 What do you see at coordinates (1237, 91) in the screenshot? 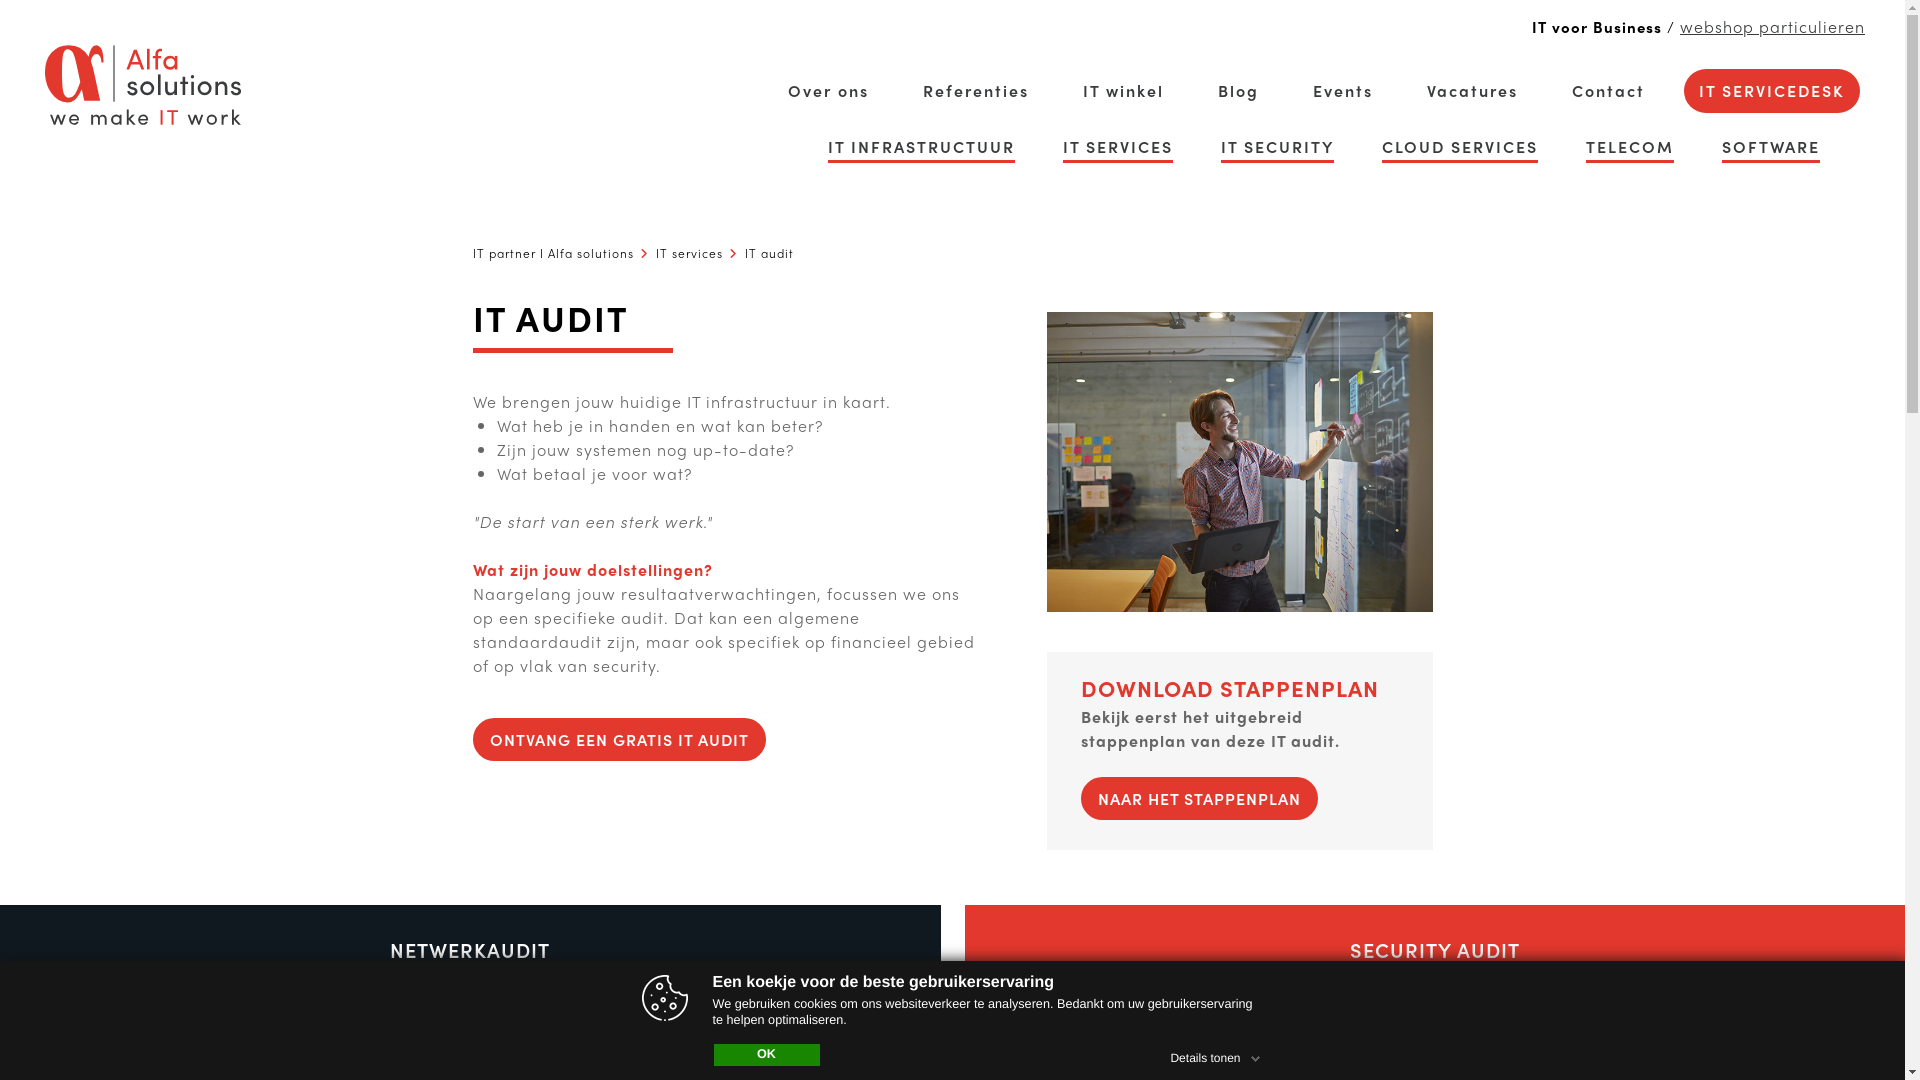
I see `'Blog'` at bounding box center [1237, 91].